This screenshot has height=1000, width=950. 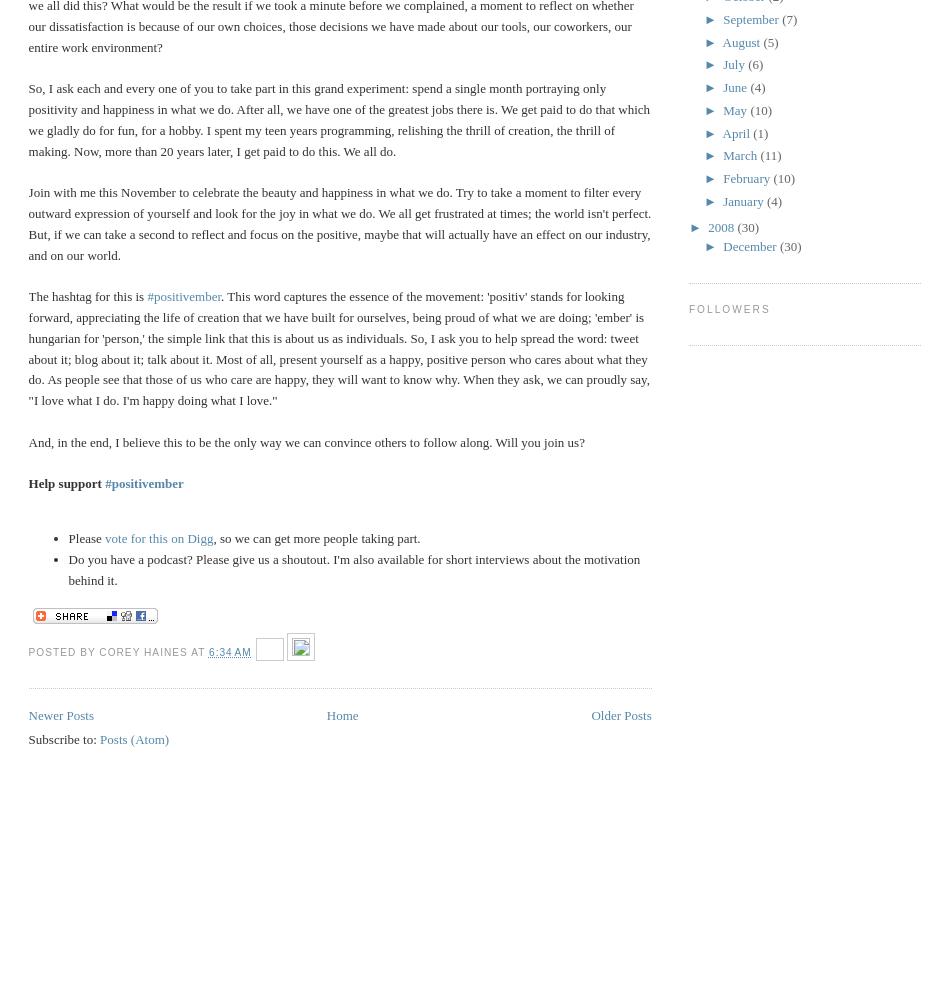 What do you see at coordinates (721, 225) in the screenshot?
I see `'2008'` at bounding box center [721, 225].